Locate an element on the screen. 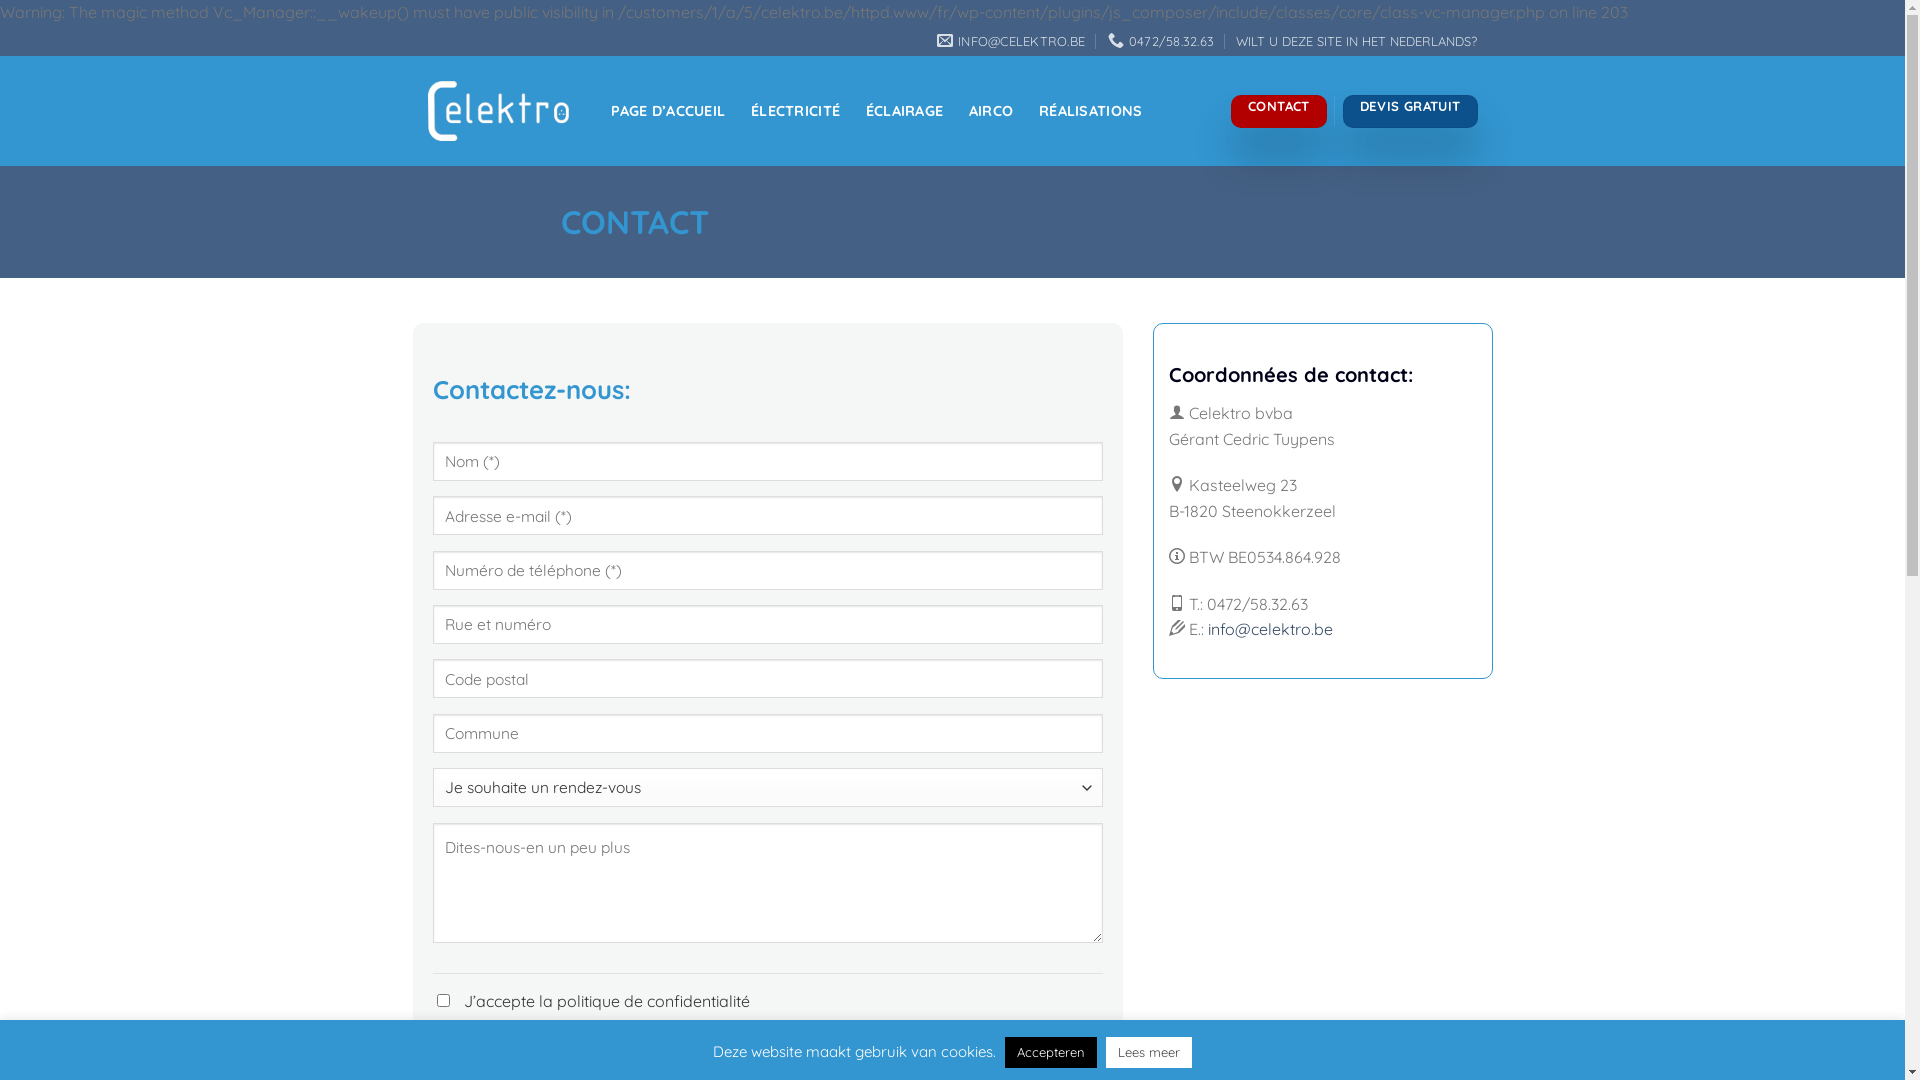 Image resolution: width=1920 pixels, height=1080 pixels. '0472/58.32.63' is located at coordinates (1161, 41).